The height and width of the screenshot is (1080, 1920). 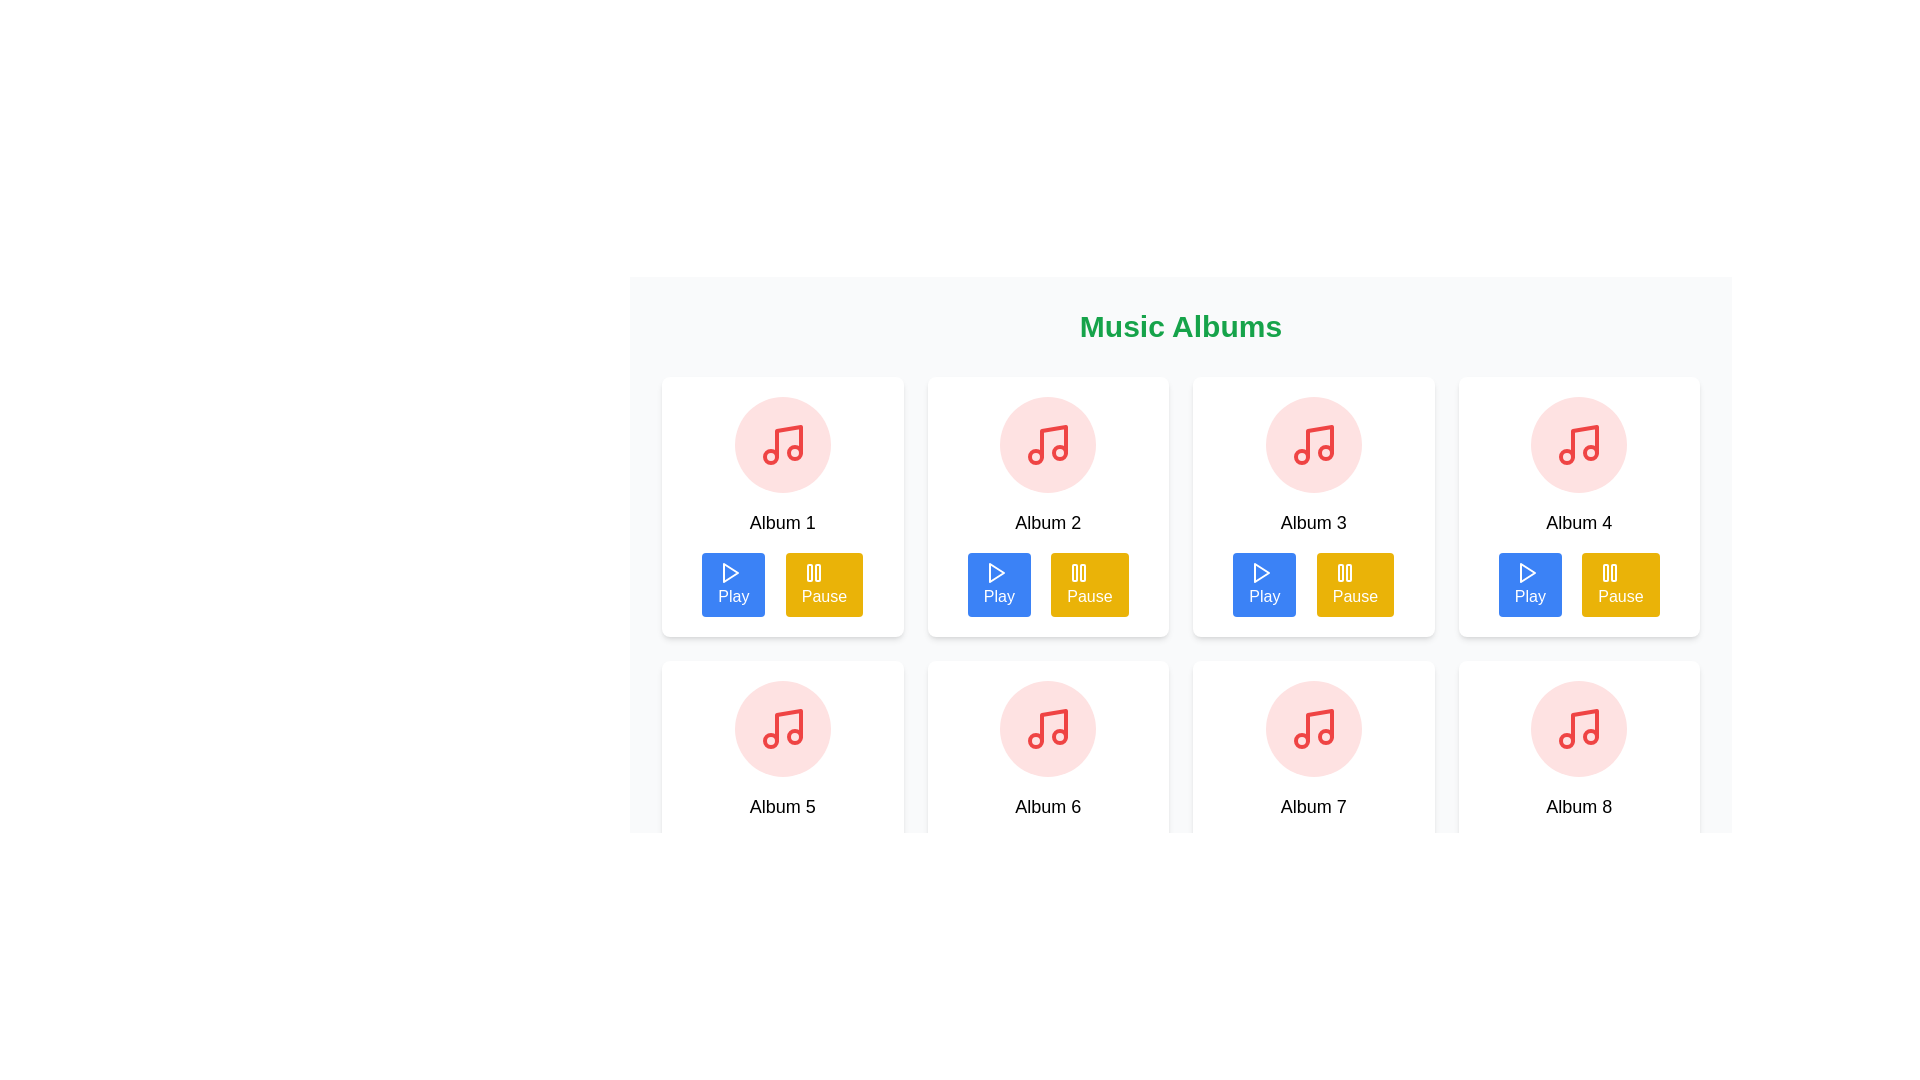 What do you see at coordinates (817, 573) in the screenshot?
I see `the right segment of the pause button, which is a yellow rectangle adjacent to the blue 'Play' button` at bounding box center [817, 573].